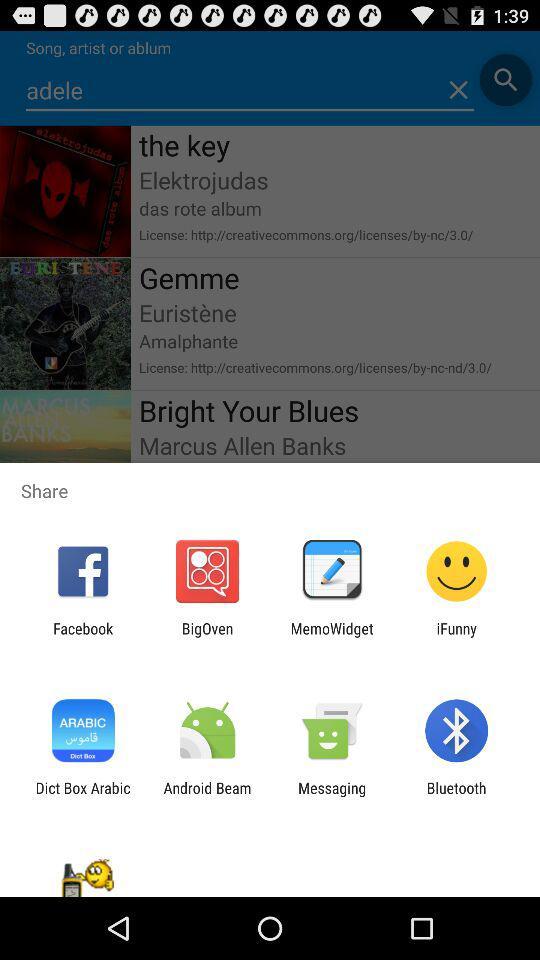  Describe the element at coordinates (332, 796) in the screenshot. I see `the messaging app` at that location.